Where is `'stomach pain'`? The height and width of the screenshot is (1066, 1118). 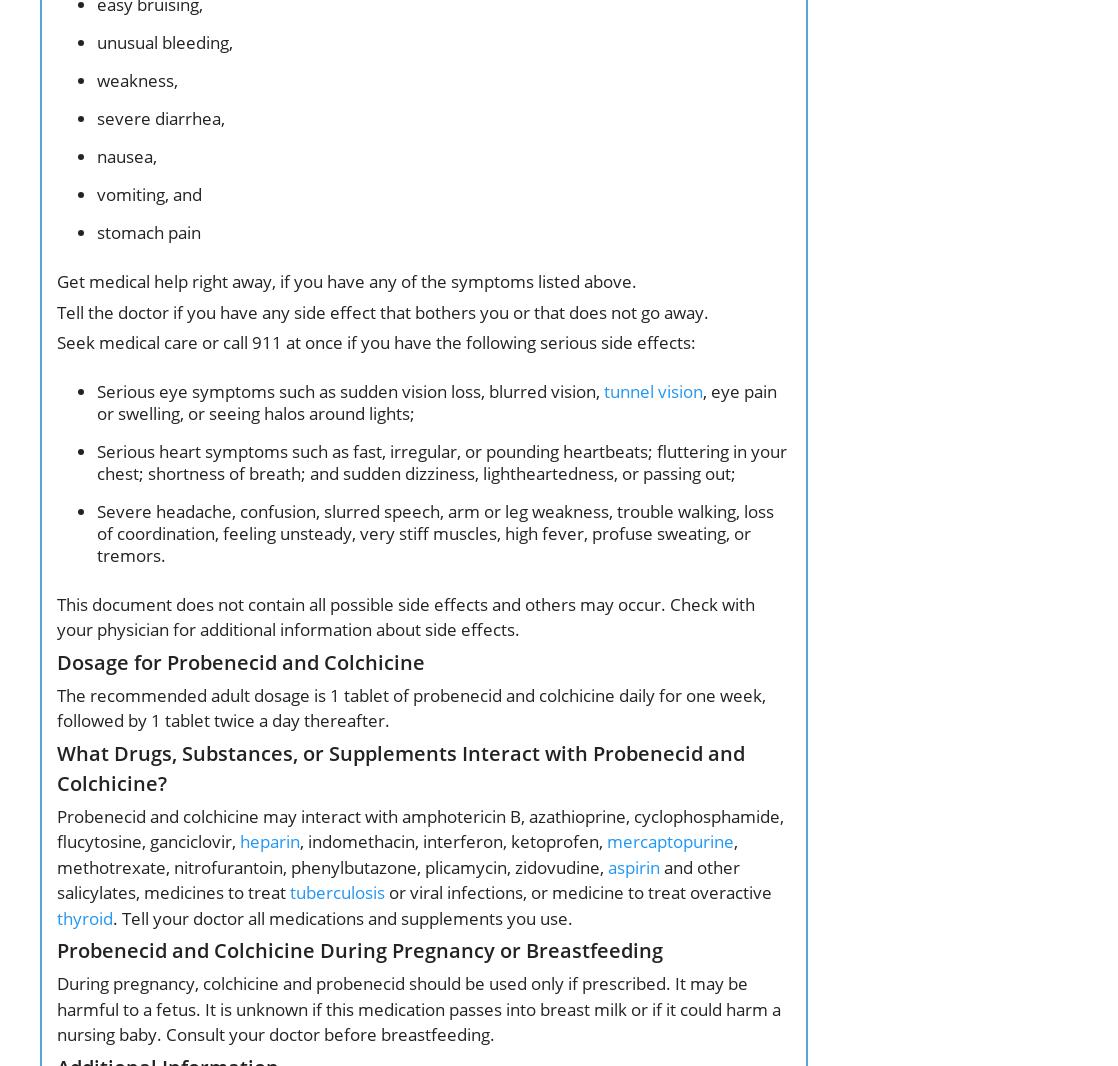
'stomach pain' is located at coordinates (149, 231).